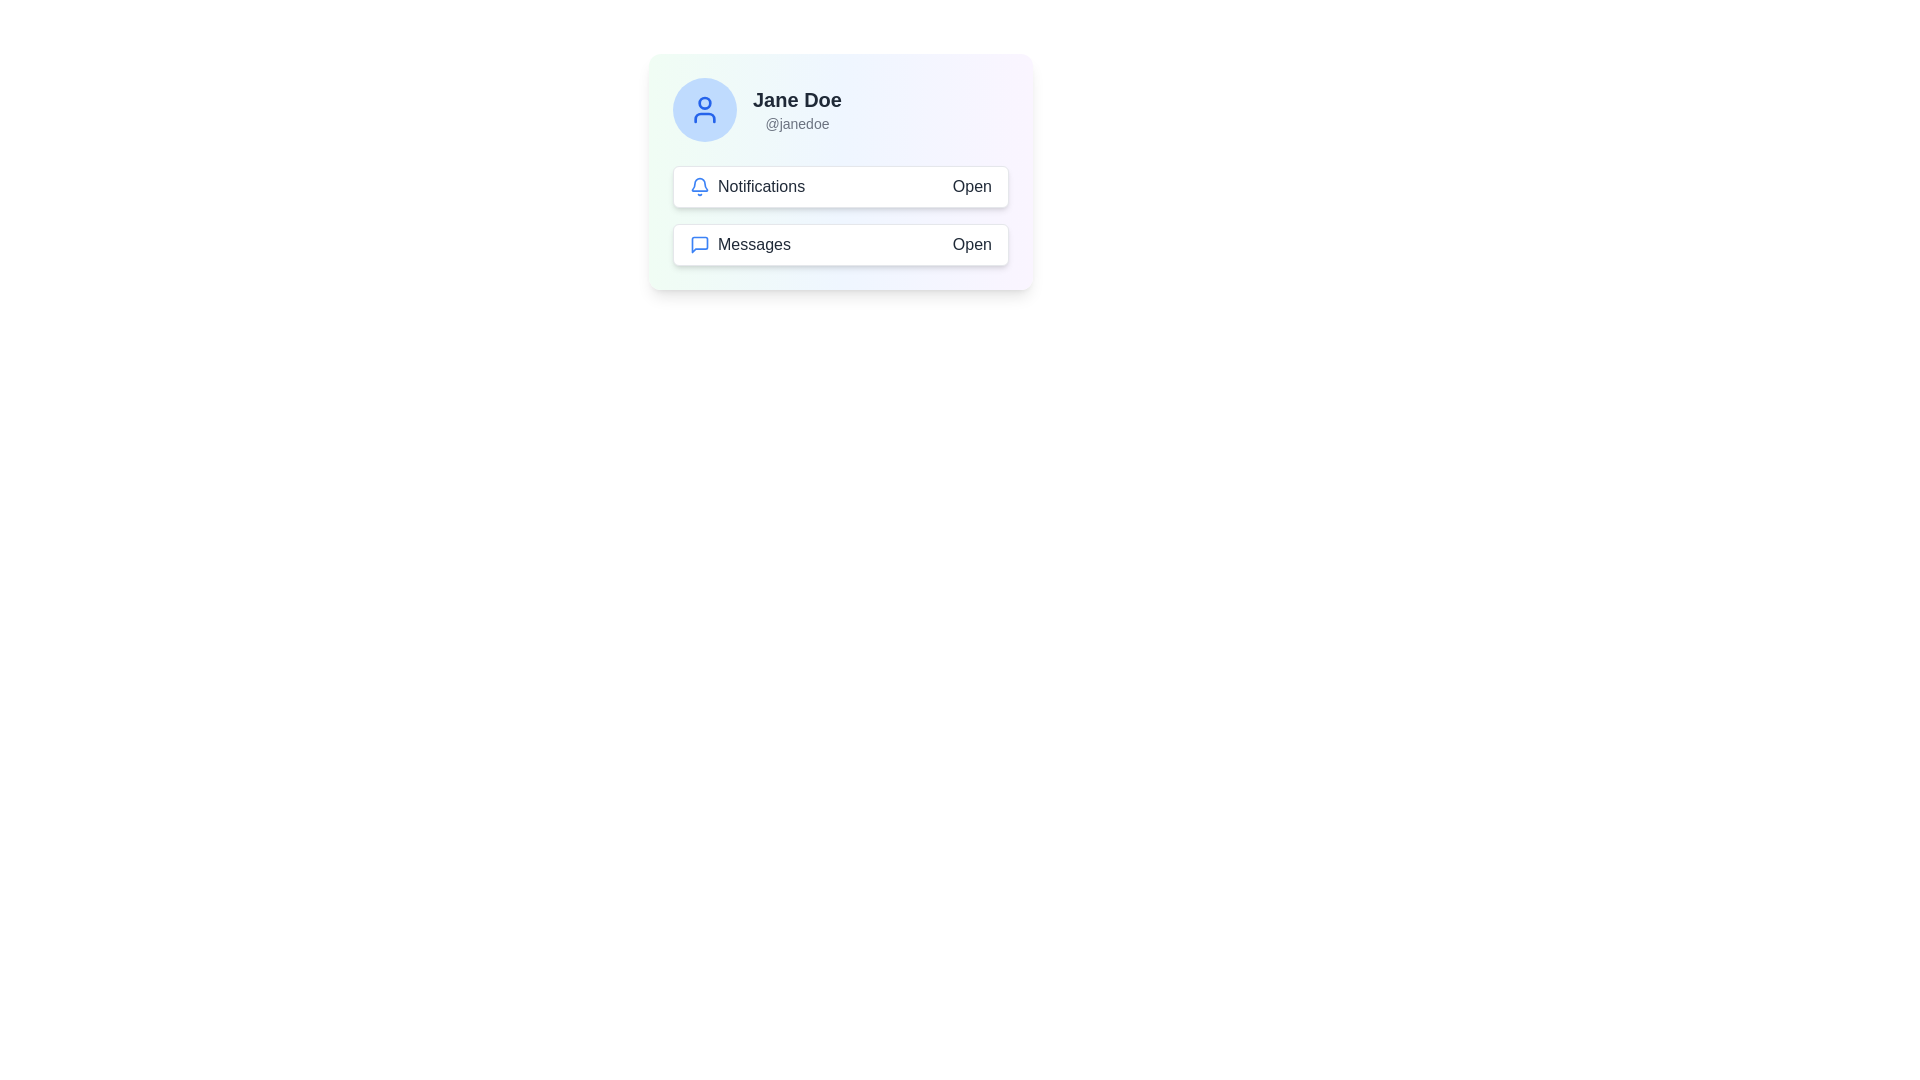 This screenshot has height=1080, width=1920. Describe the element at coordinates (700, 244) in the screenshot. I see `the speech bubble icon with a blue outline, positioned to the left of the 'Messages' text label` at that location.